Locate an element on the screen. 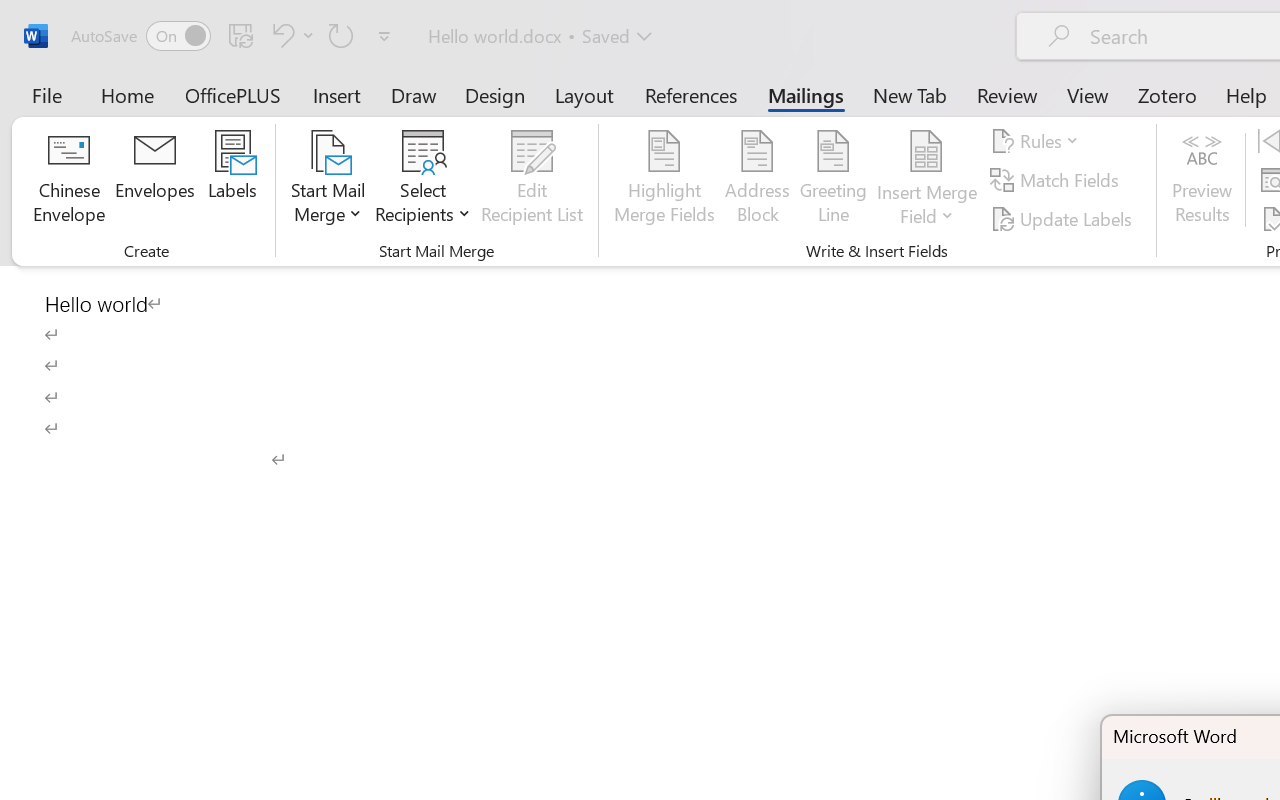  'Layout' is located at coordinates (583, 94).